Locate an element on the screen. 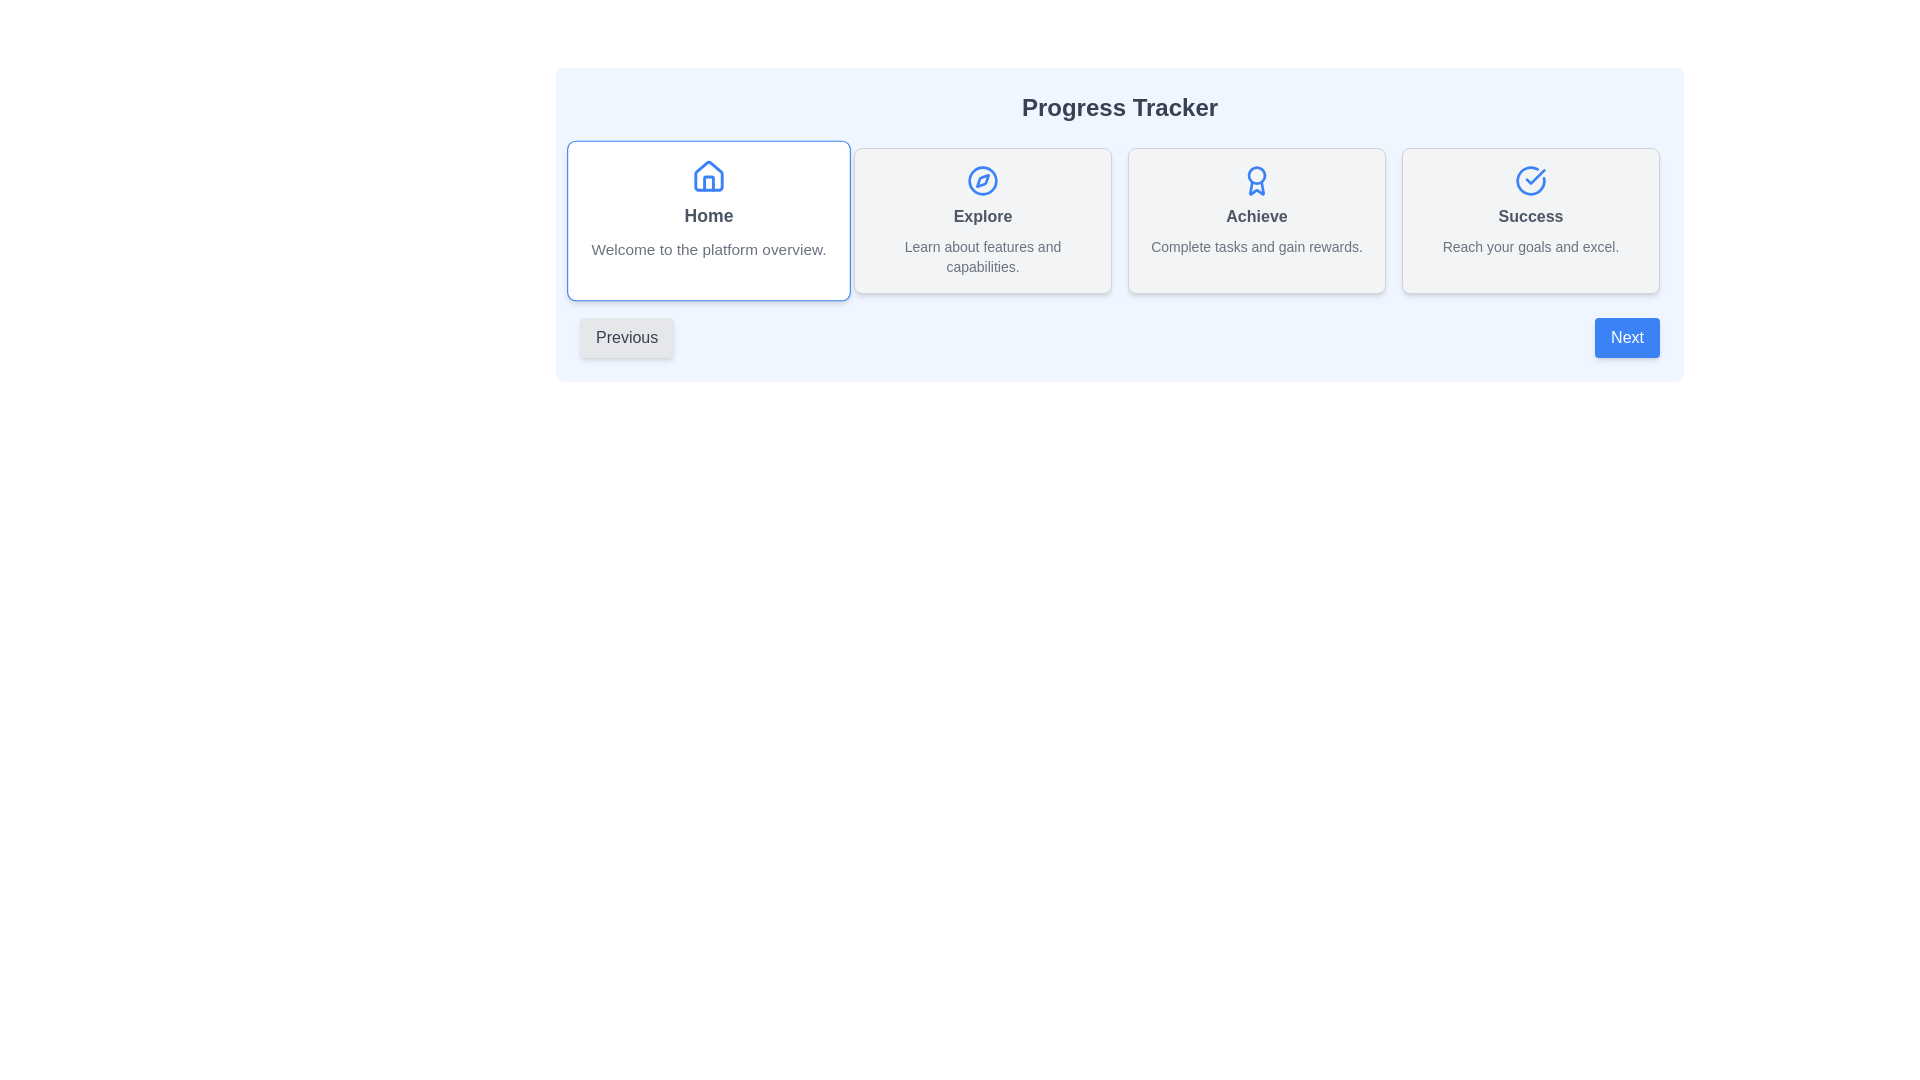  the circular decorative graphic component within the award icon located in the Progress Tracker section above the 'Achieve' card is located at coordinates (1256, 173).